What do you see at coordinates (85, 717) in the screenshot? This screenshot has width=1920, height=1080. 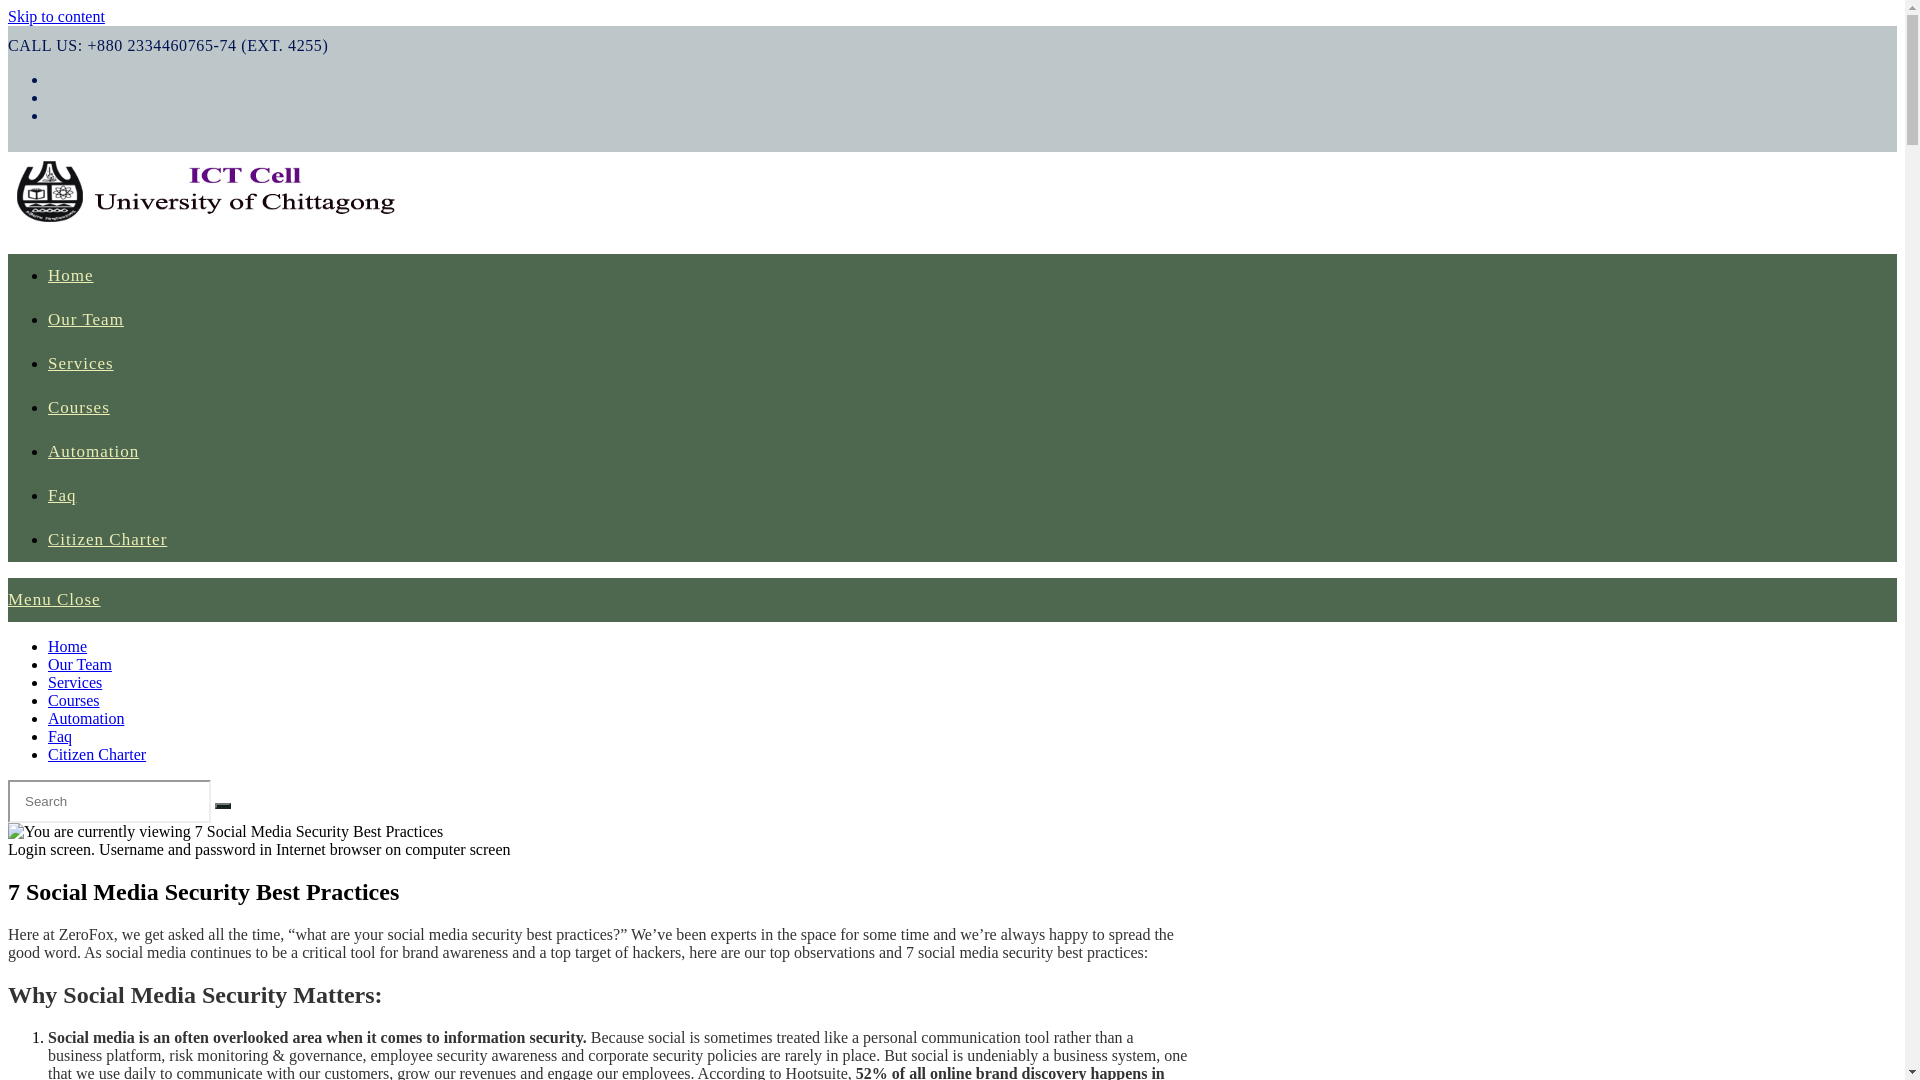 I see `'Automation'` at bounding box center [85, 717].